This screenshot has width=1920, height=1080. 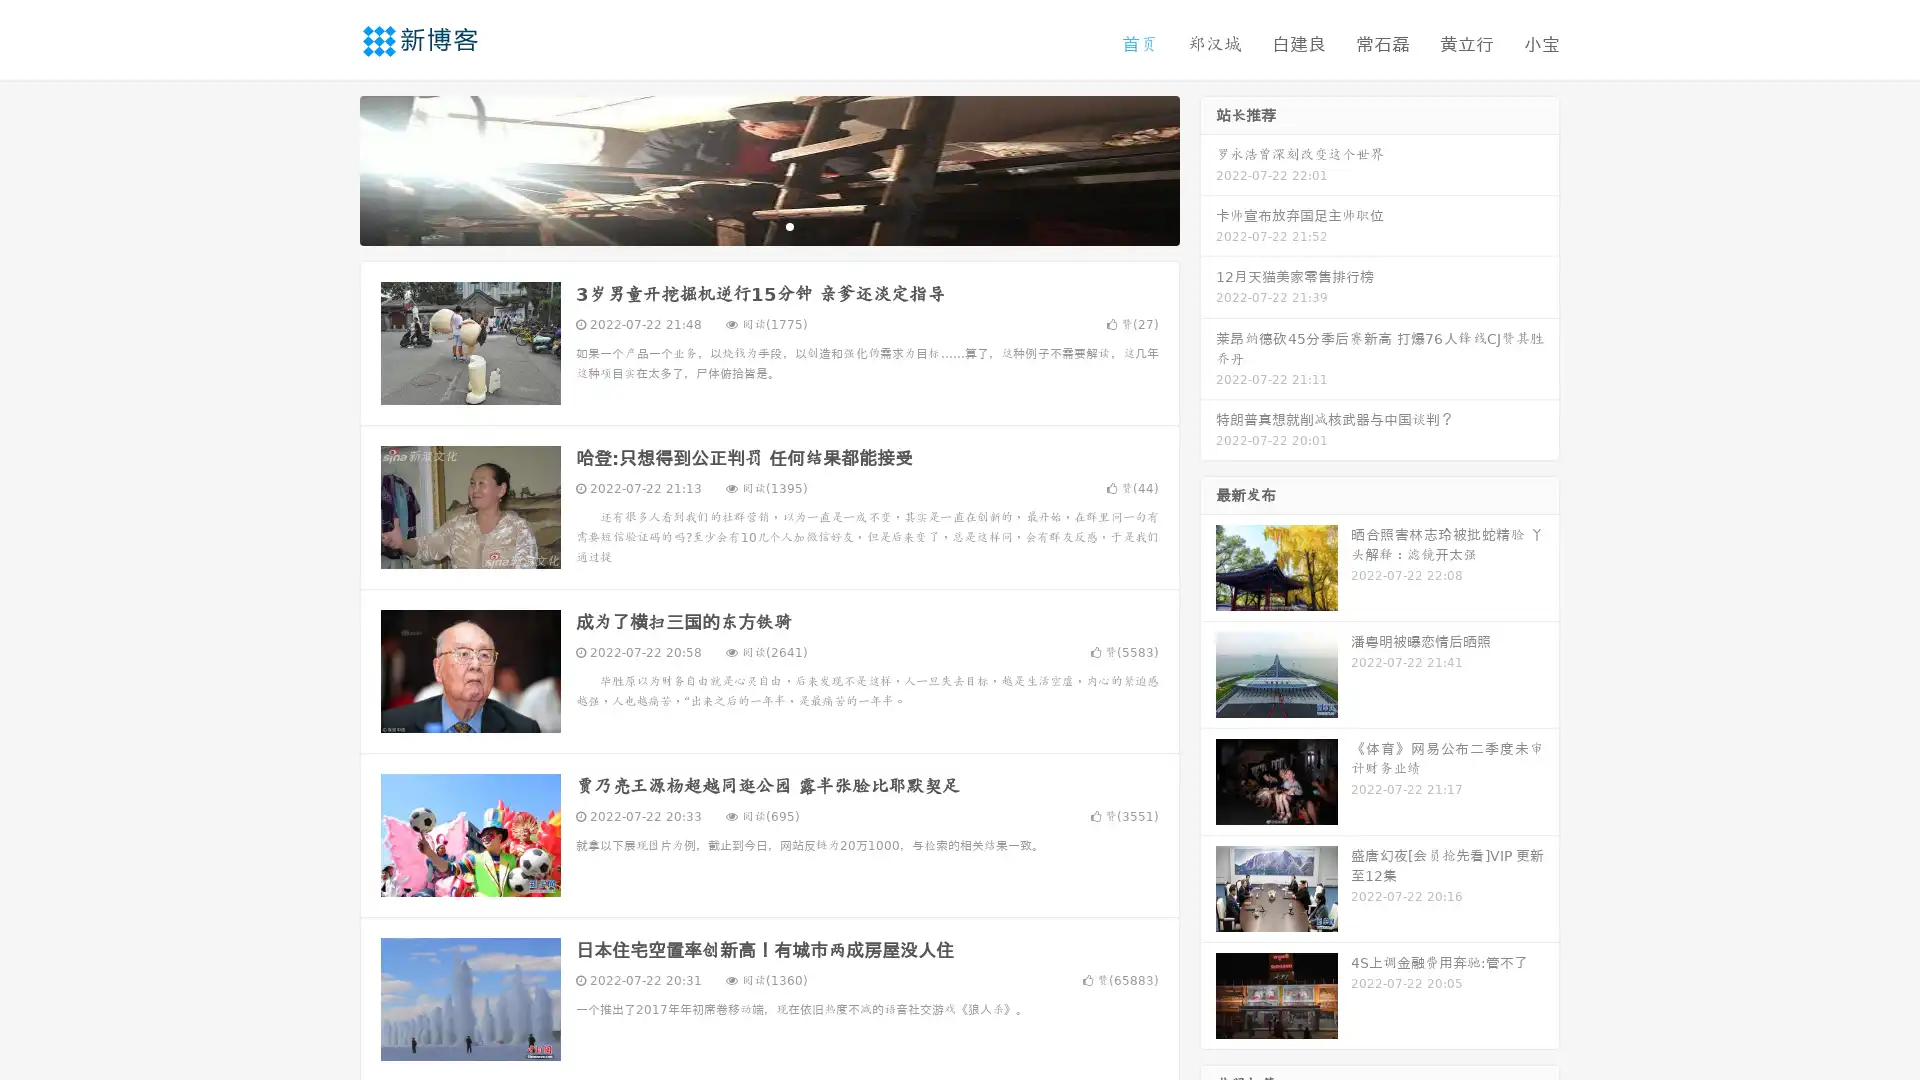 What do you see at coordinates (789, 225) in the screenshot?
I see `Go to slide 3` at bounding box center [789, 225].